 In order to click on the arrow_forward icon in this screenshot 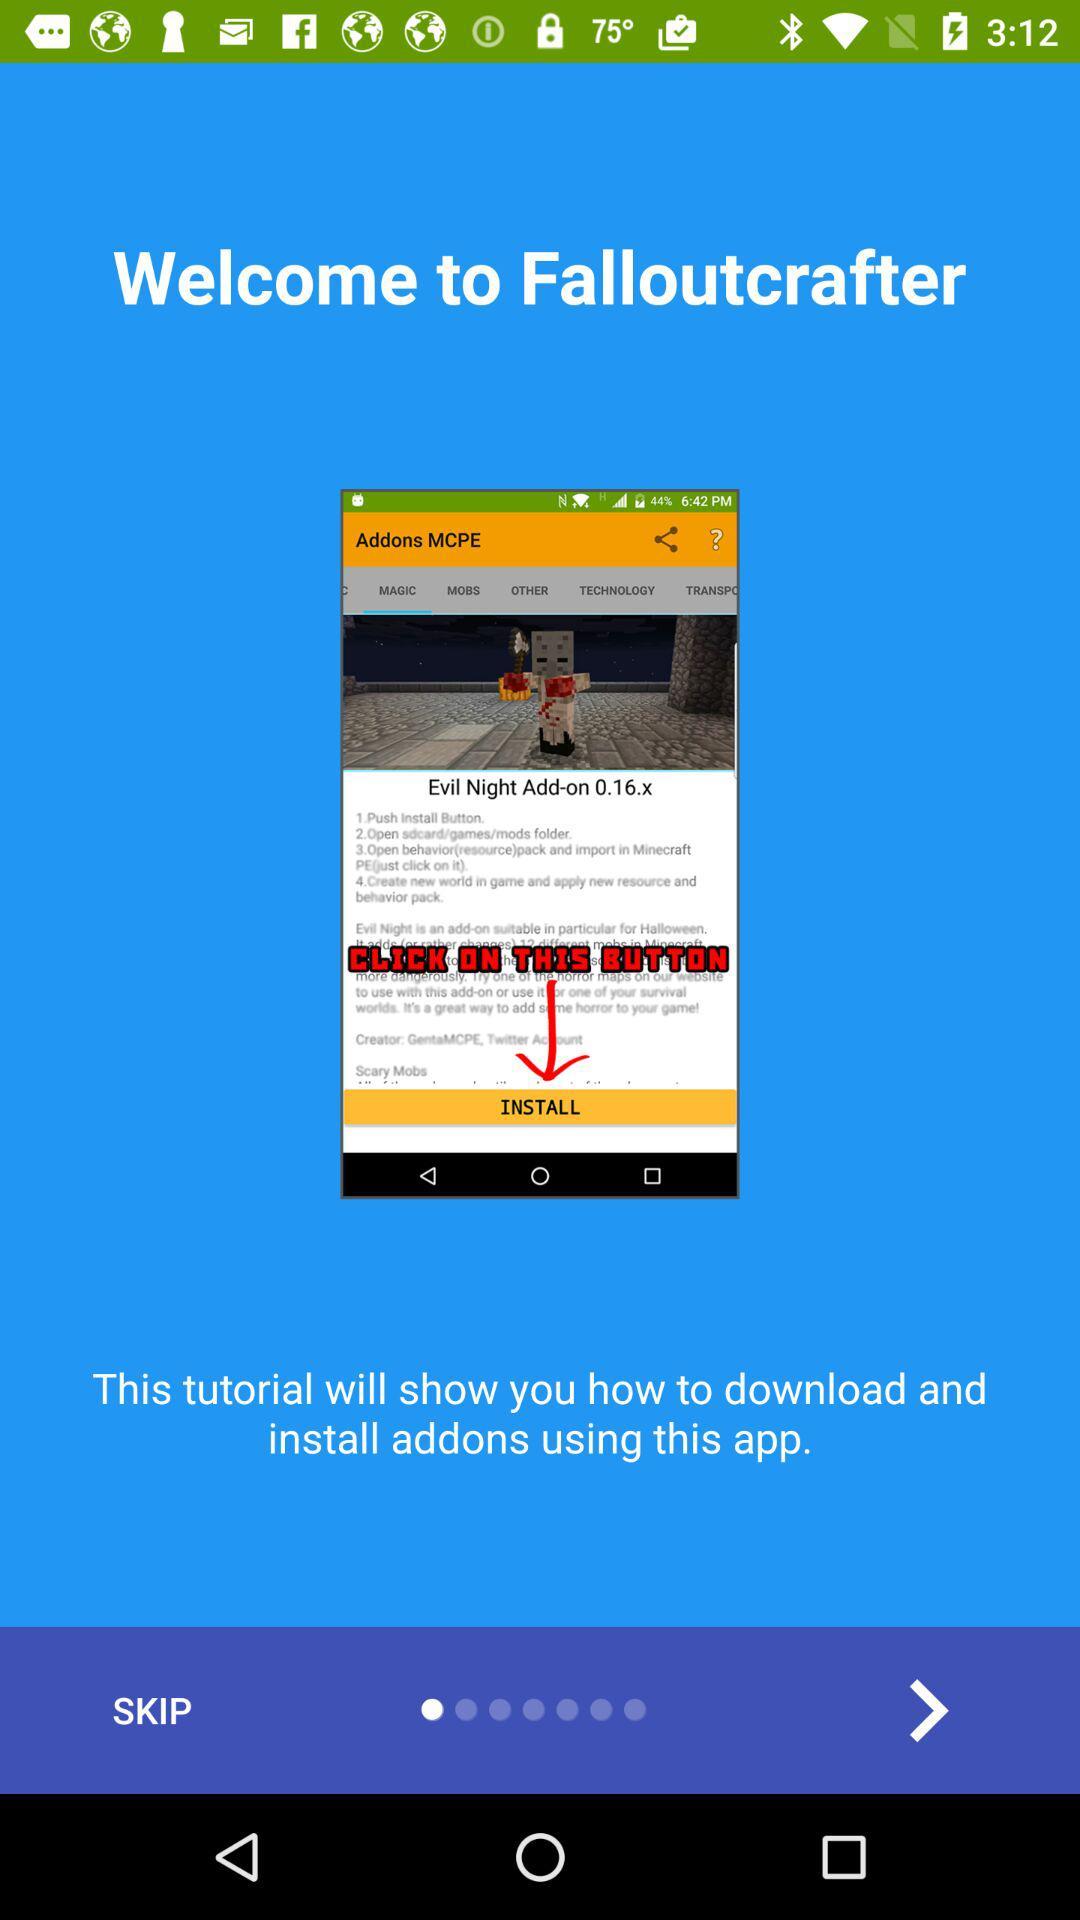, I will do `click(927, 1709)`.